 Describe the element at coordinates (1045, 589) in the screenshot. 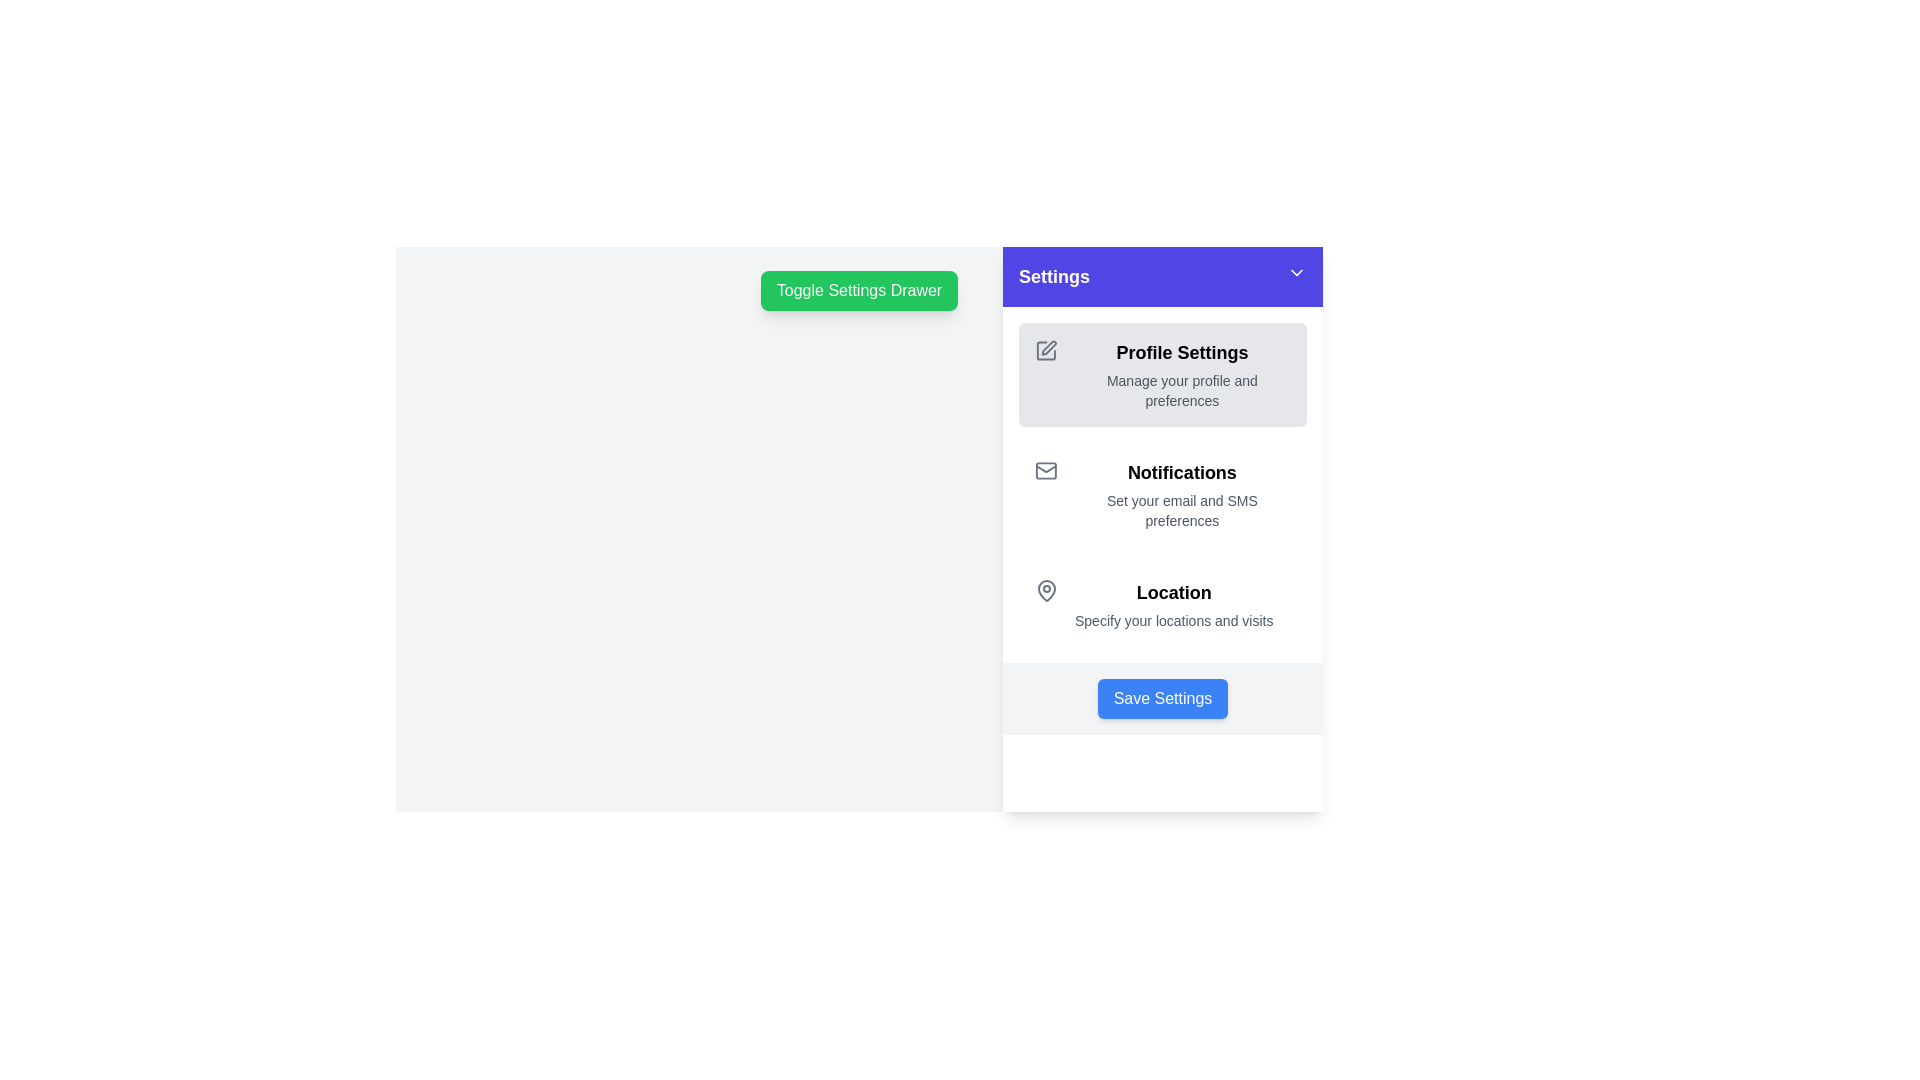

I see `the pin-like icon representing the 'Location' option in the settings menu, which is the third icon in a vertical list` at that location.